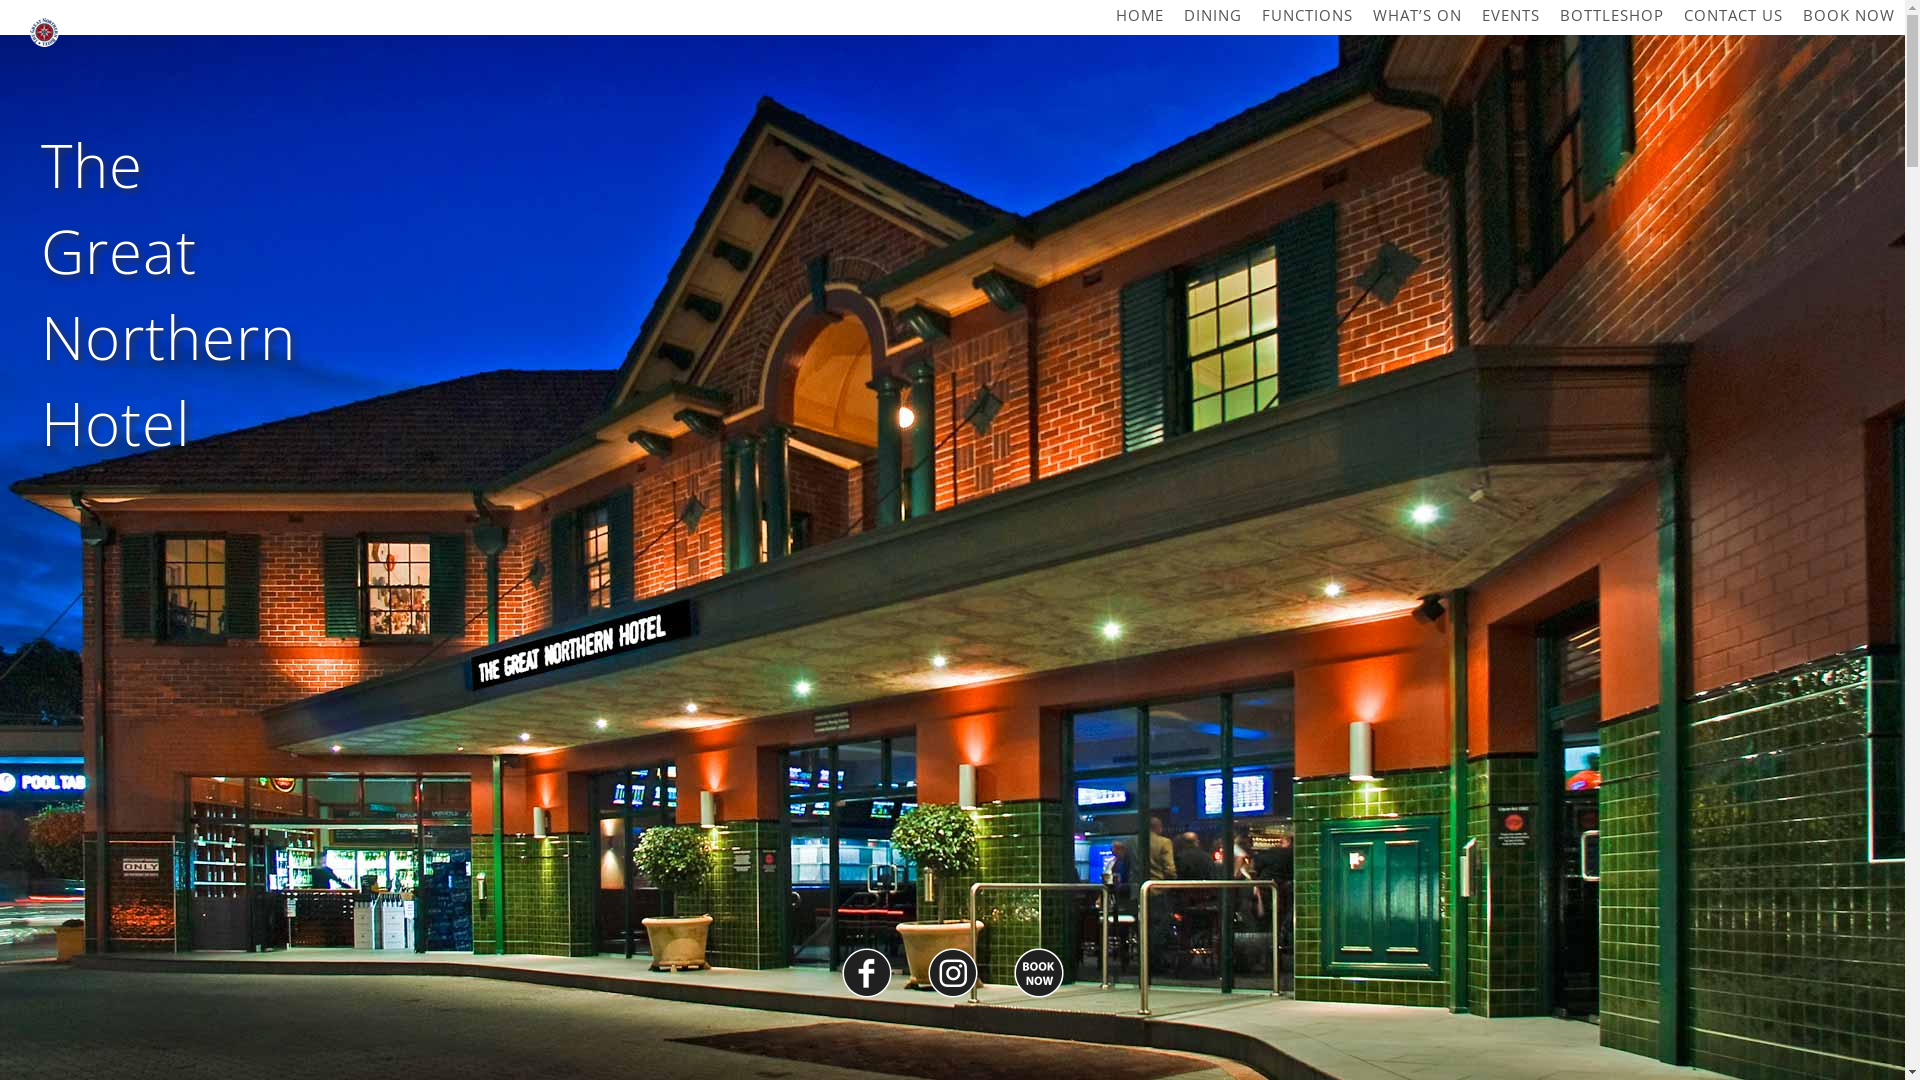 This screenshot has width=1920, height=1080. I want to click on 'BOTTLESHOP', so click(1612, 15).